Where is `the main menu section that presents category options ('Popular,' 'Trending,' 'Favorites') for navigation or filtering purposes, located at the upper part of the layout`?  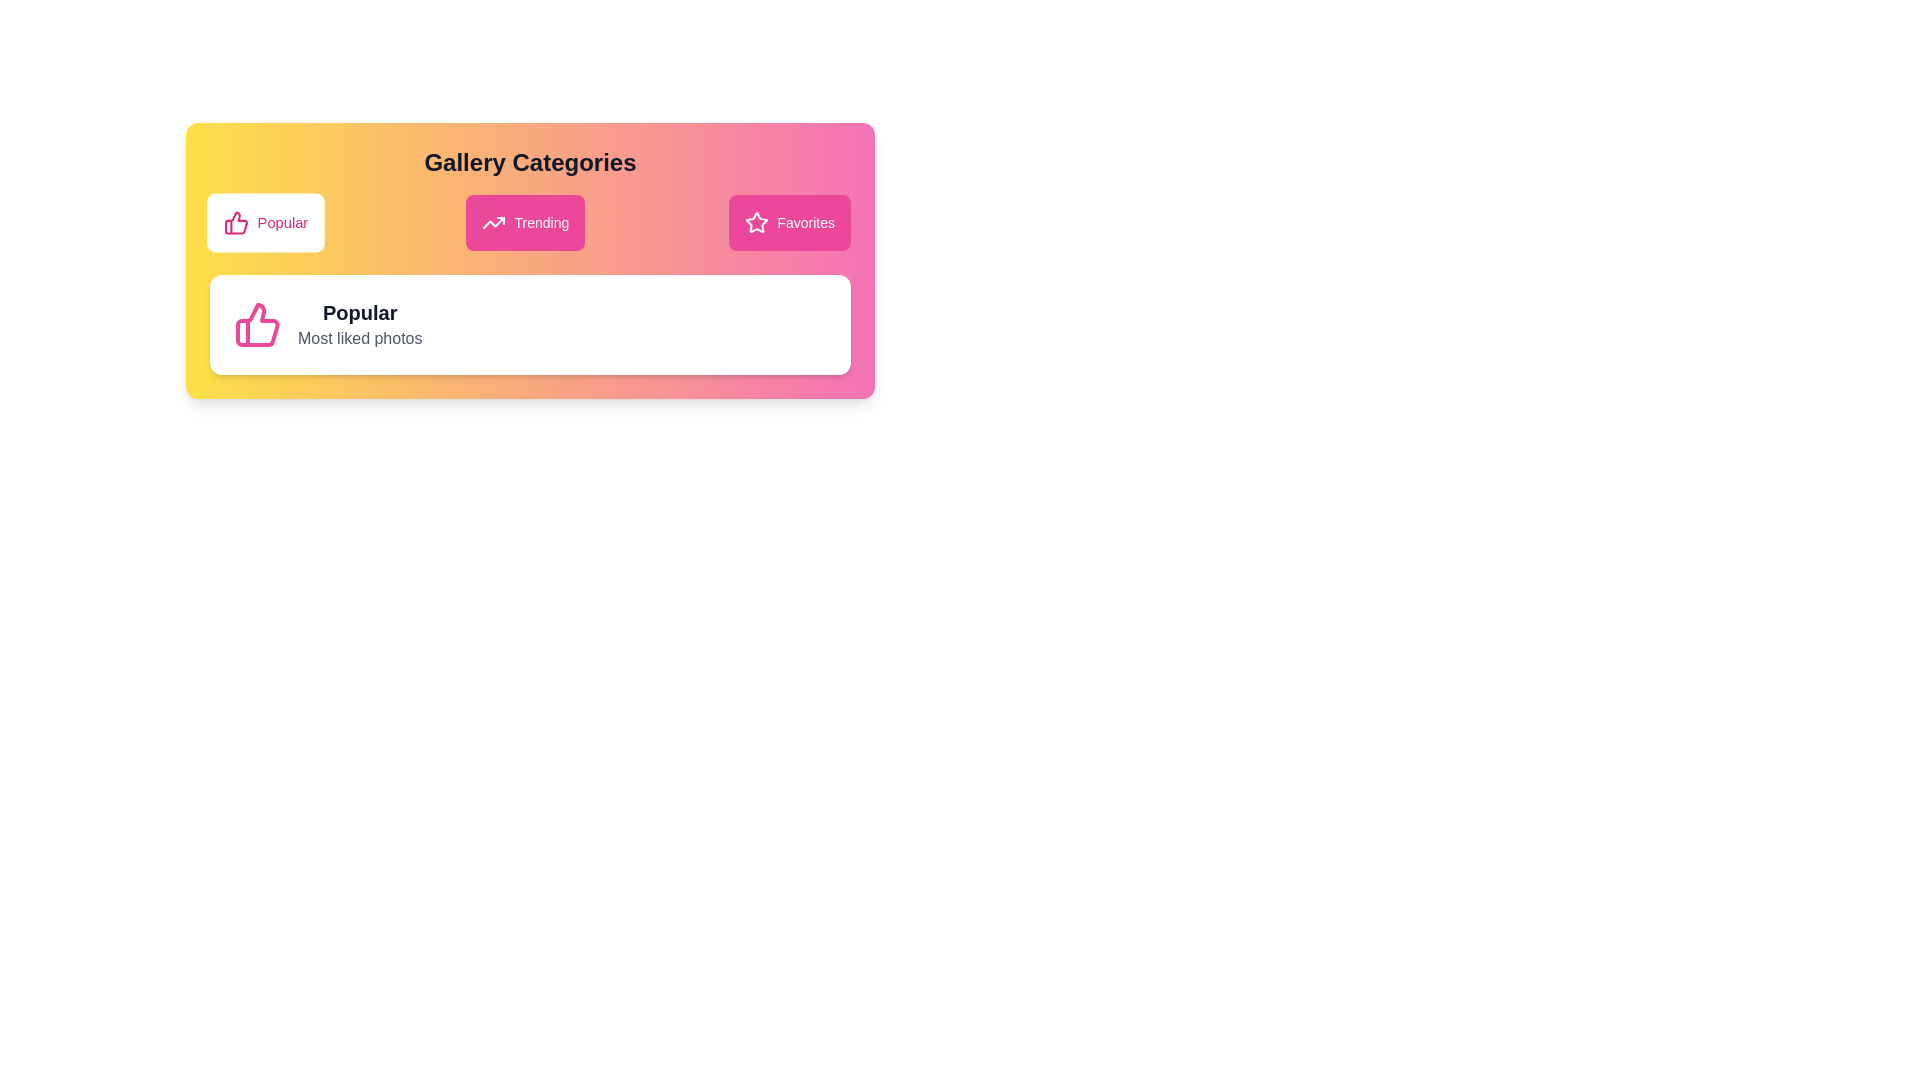 the main menu section that presents category options ('Popular,' 'Trending,' 'Favorites') for navigation or filtering purposes, located at the upper part of the layout is located at coordinates (530, 260).